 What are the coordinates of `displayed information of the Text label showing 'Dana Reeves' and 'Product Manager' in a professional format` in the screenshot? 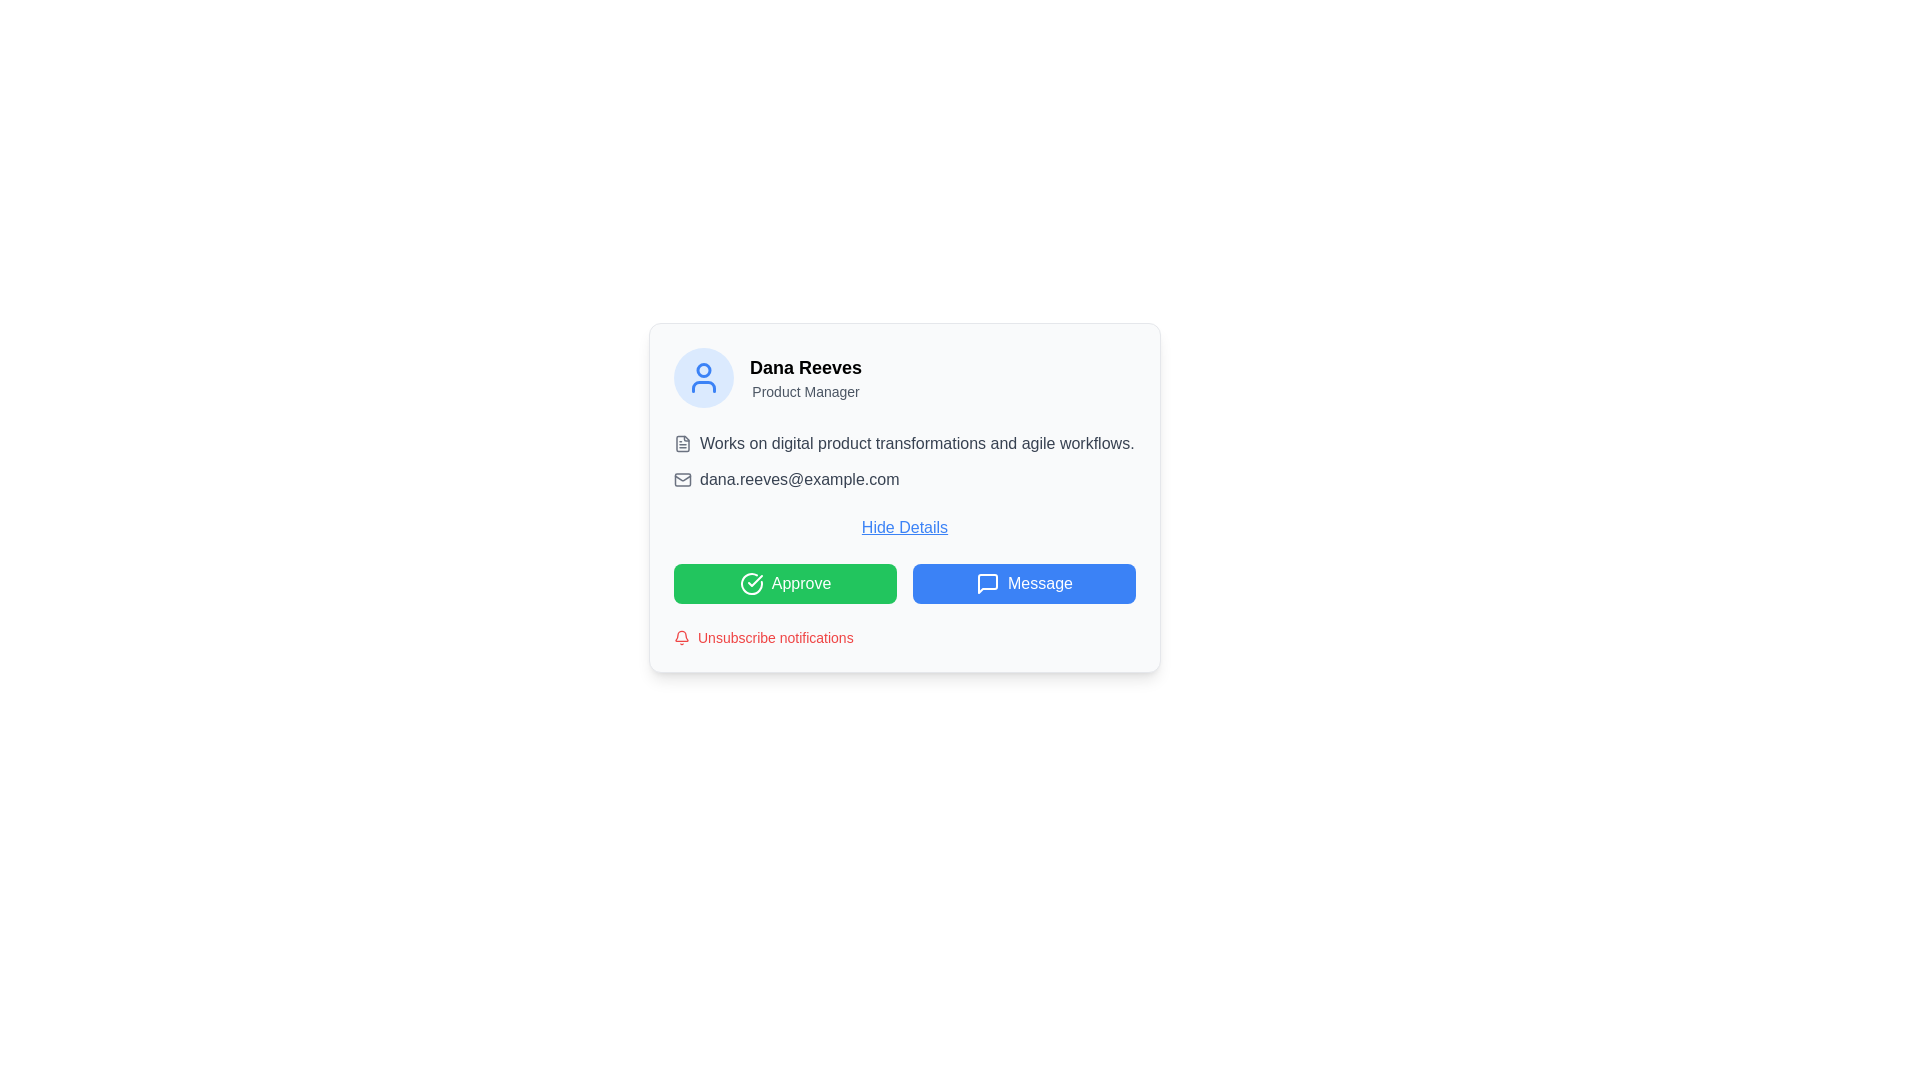 It's located at (806, 378).